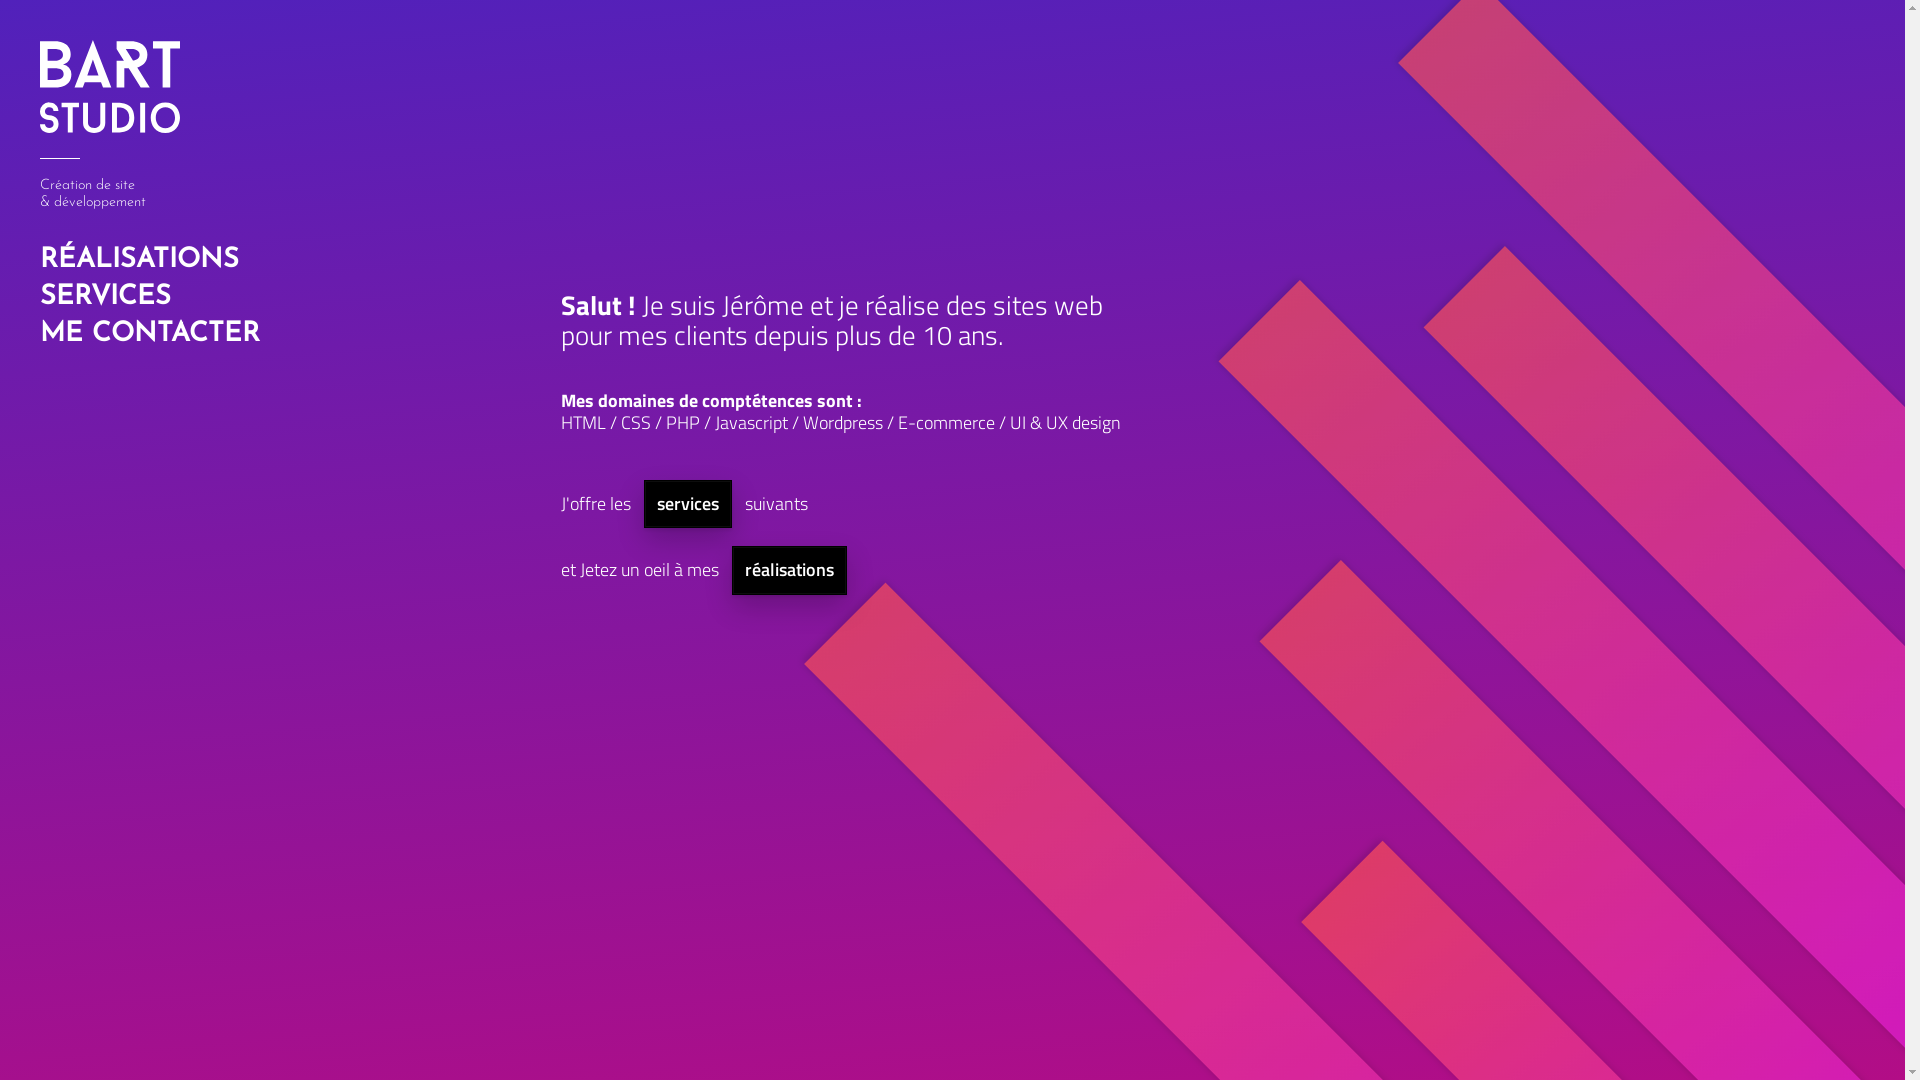 This screenshot has height=1080, width=1920. I want to click on 'ME CONTACTER', so click(34, 333).